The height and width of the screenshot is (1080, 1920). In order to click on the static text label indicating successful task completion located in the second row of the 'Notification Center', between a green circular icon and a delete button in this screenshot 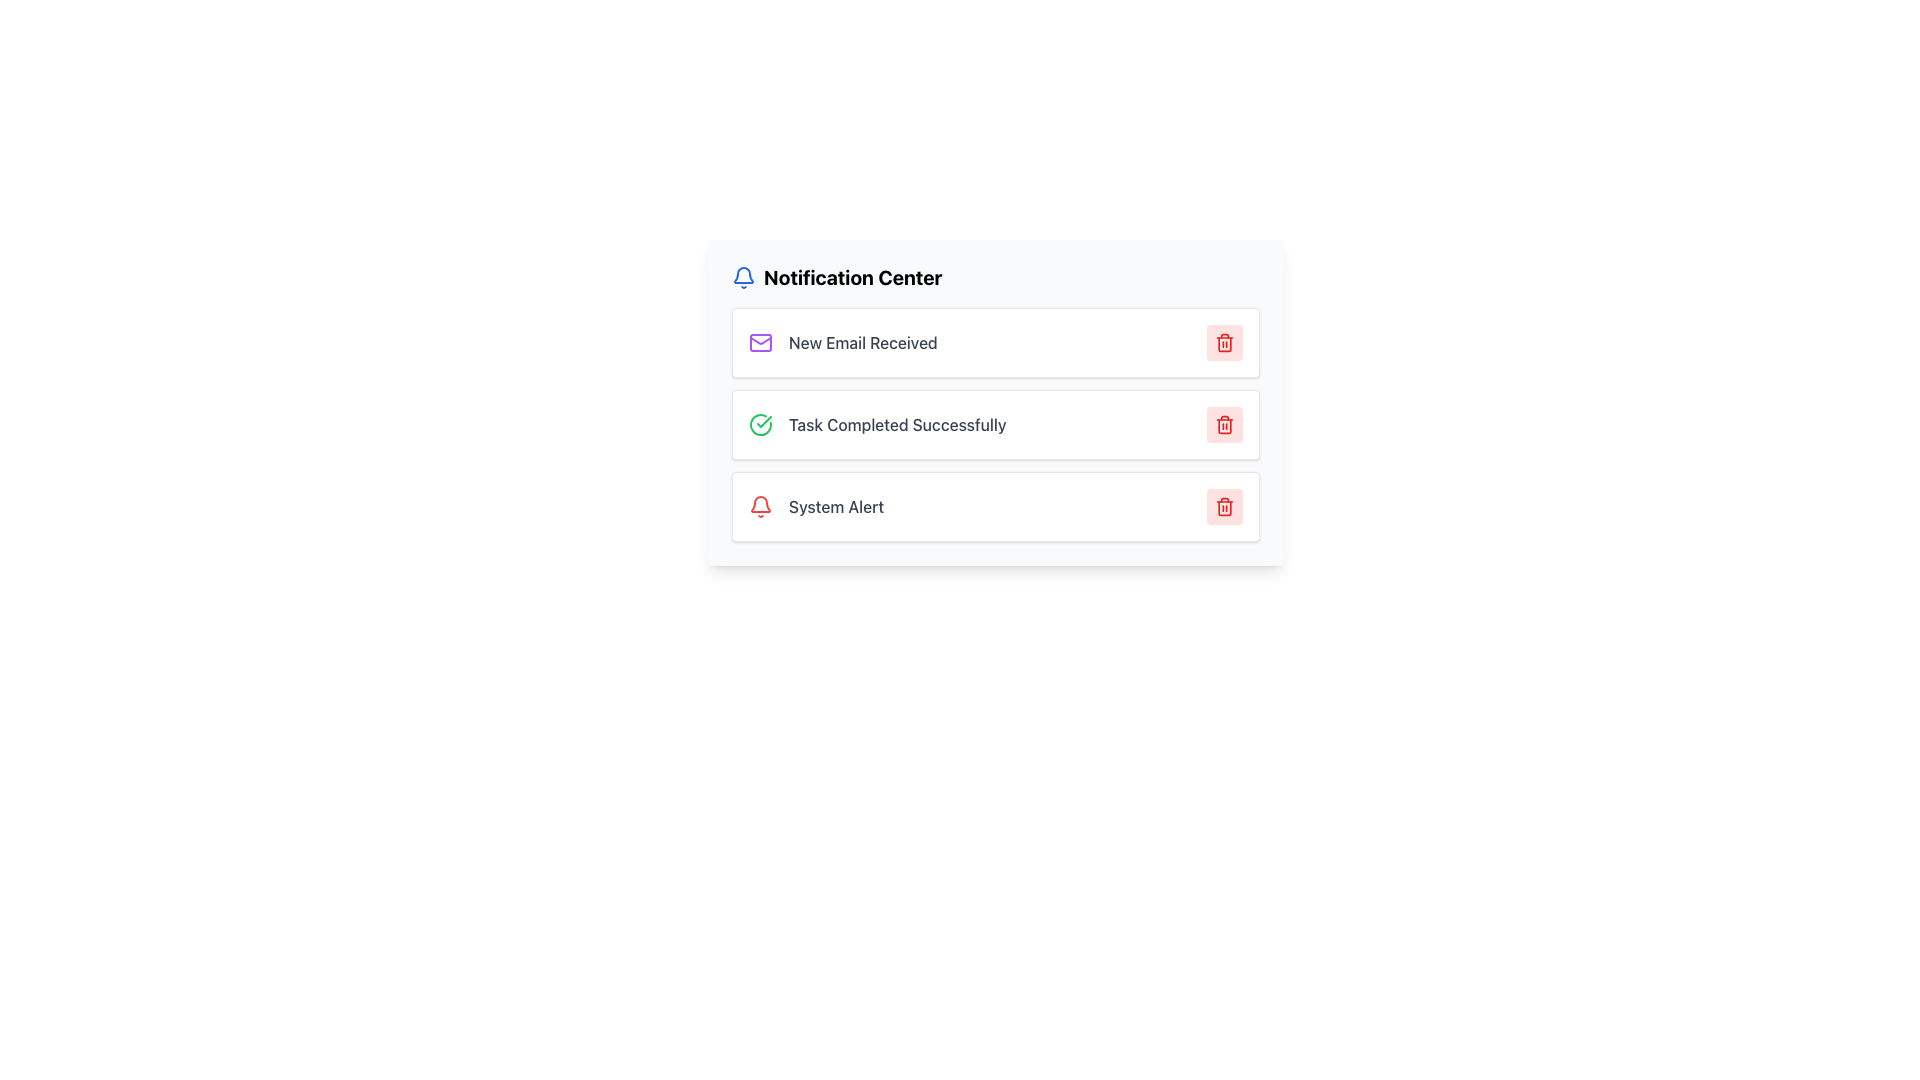, I will do `click(896, 423)`.